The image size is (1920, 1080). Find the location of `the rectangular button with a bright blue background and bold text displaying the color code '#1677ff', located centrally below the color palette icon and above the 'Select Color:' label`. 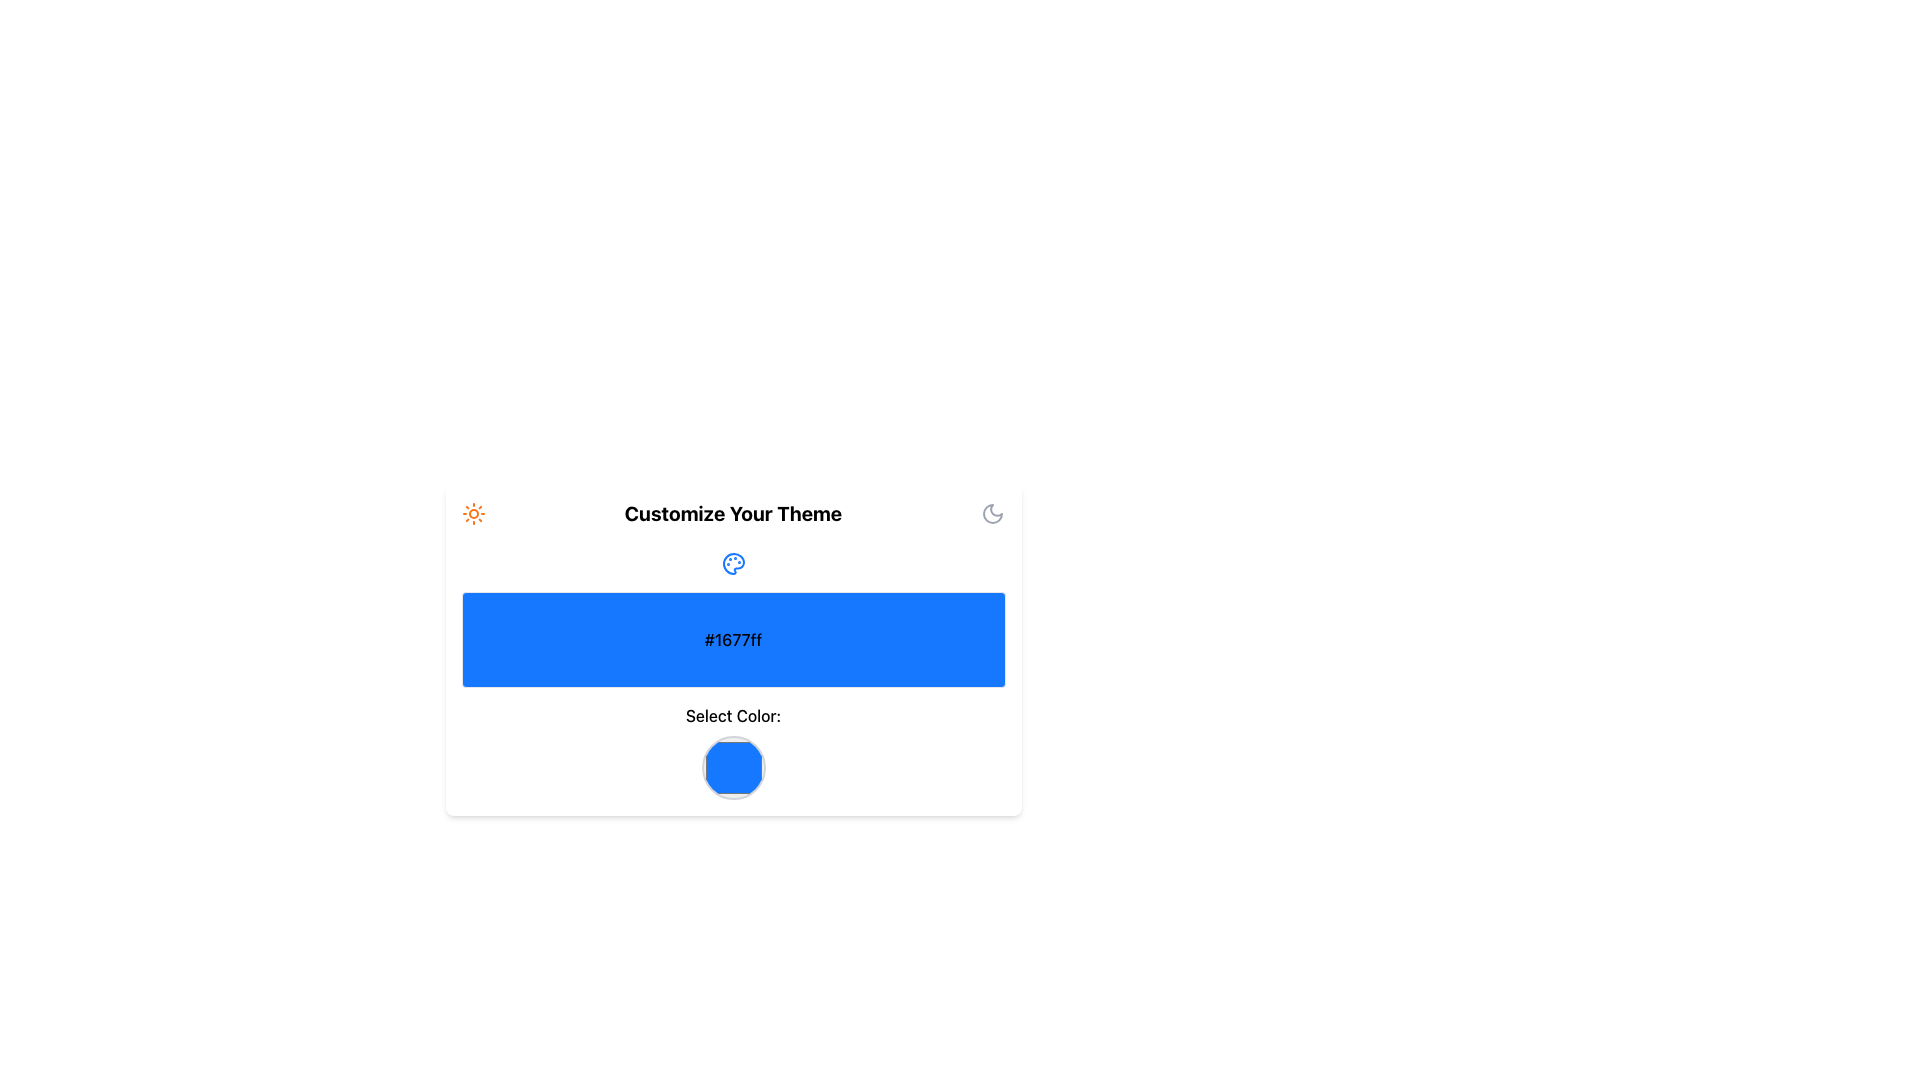

the rectangular button with a bright blue background and bold text displaying the color code '#1677ff', located centrally below the color palette icon and above the 'Select Color:' label is located at coordinates (732, 650).